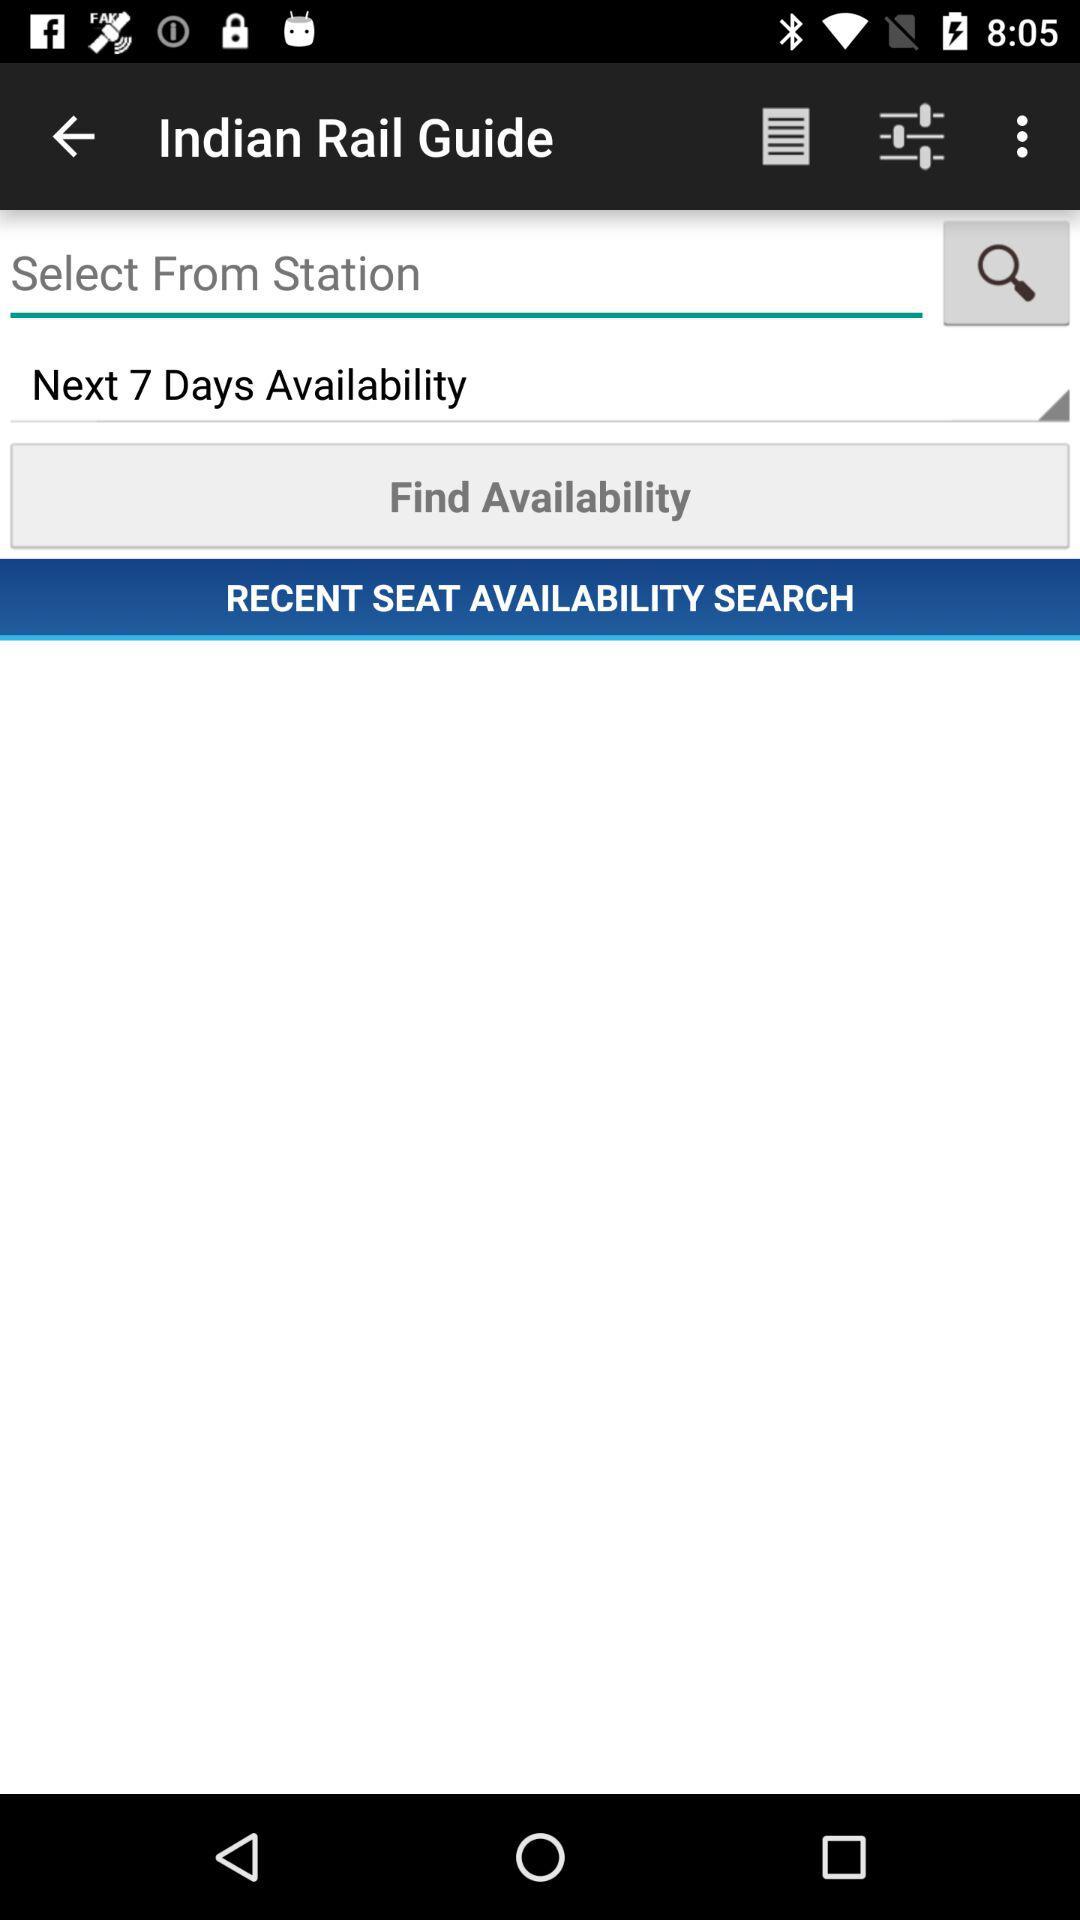 The width and height of the screenshot is (1080, 1920). What do you see at coordinates (1006, 272) in the screenshot?
I see `search option` at bounding box center [1006, 272].